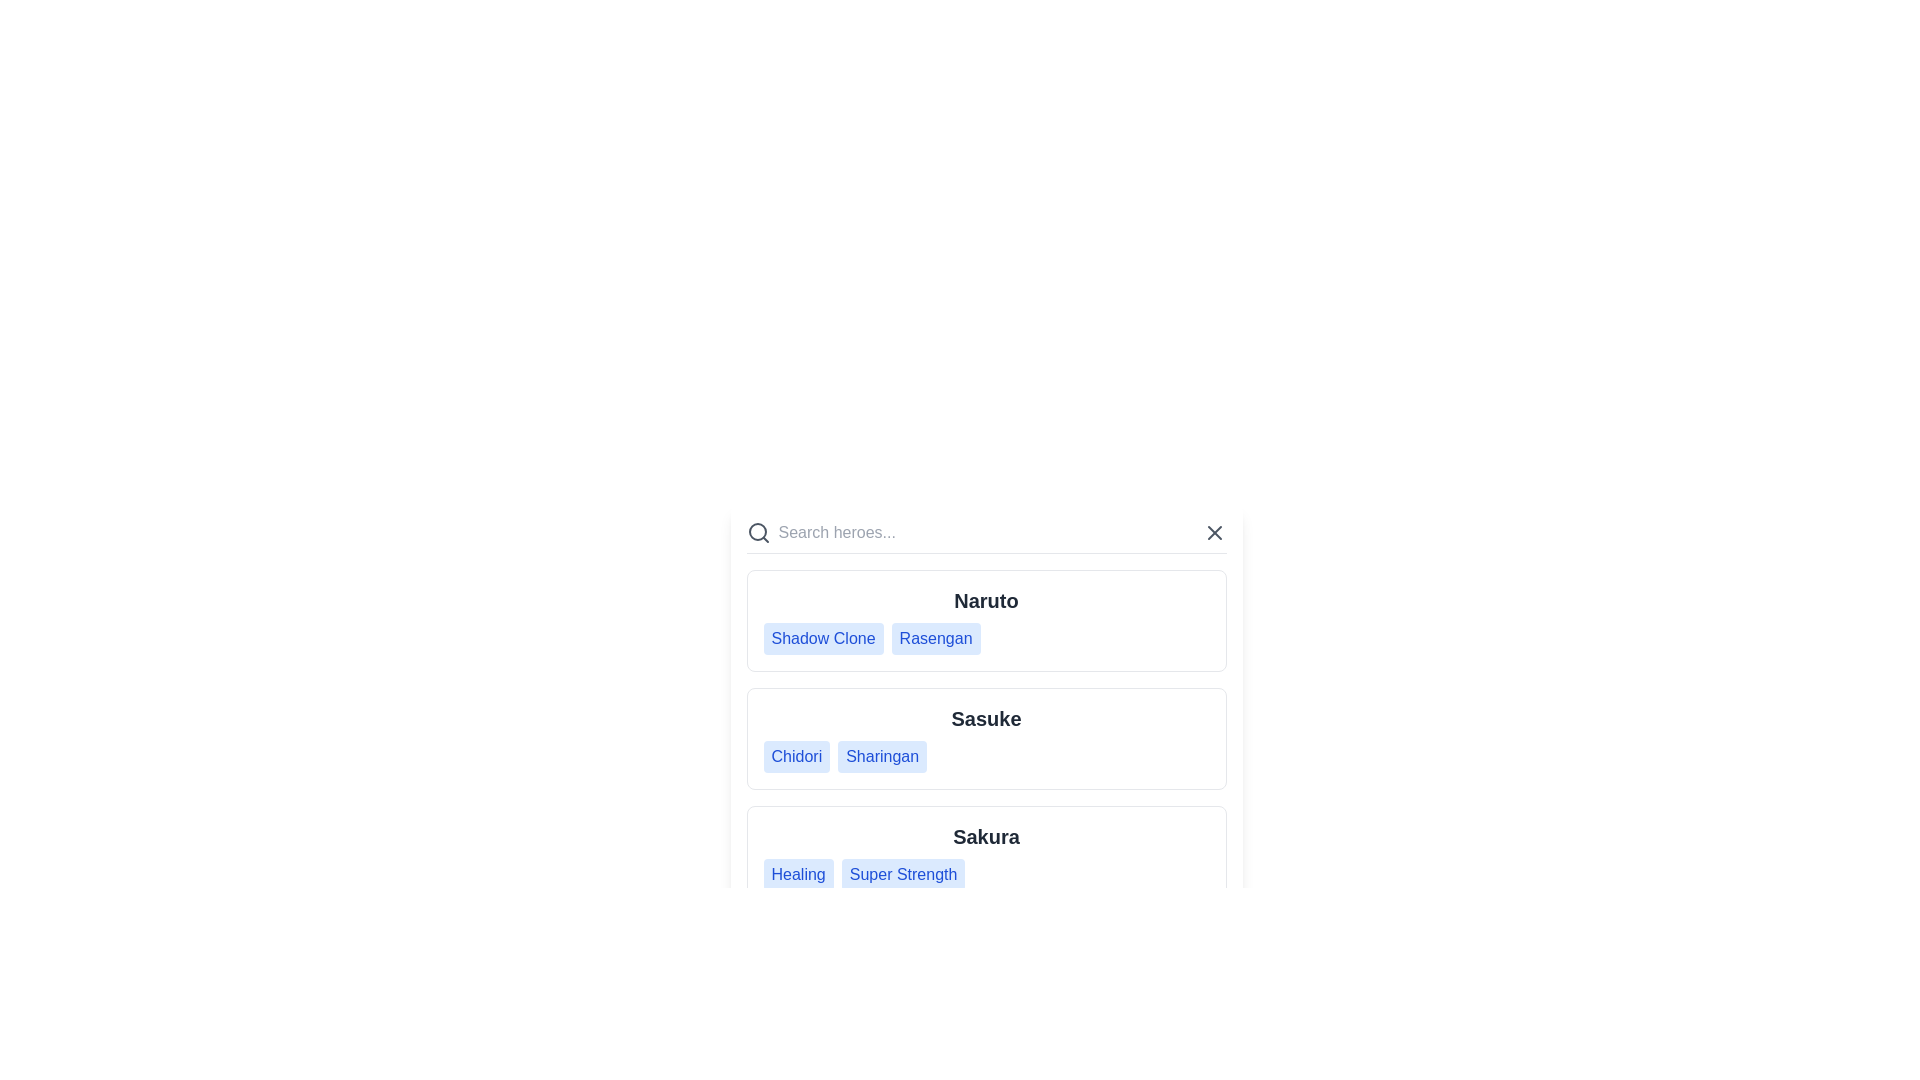 The height and width of the screenshot is (1080, 1920). Describe the element at coordinates (795, 756) in the screenshot. I see `the first label 'Chidori' which is part of the label group under the section 'Sasuke' and positioned to the left of 'Sharingan'` at that location.